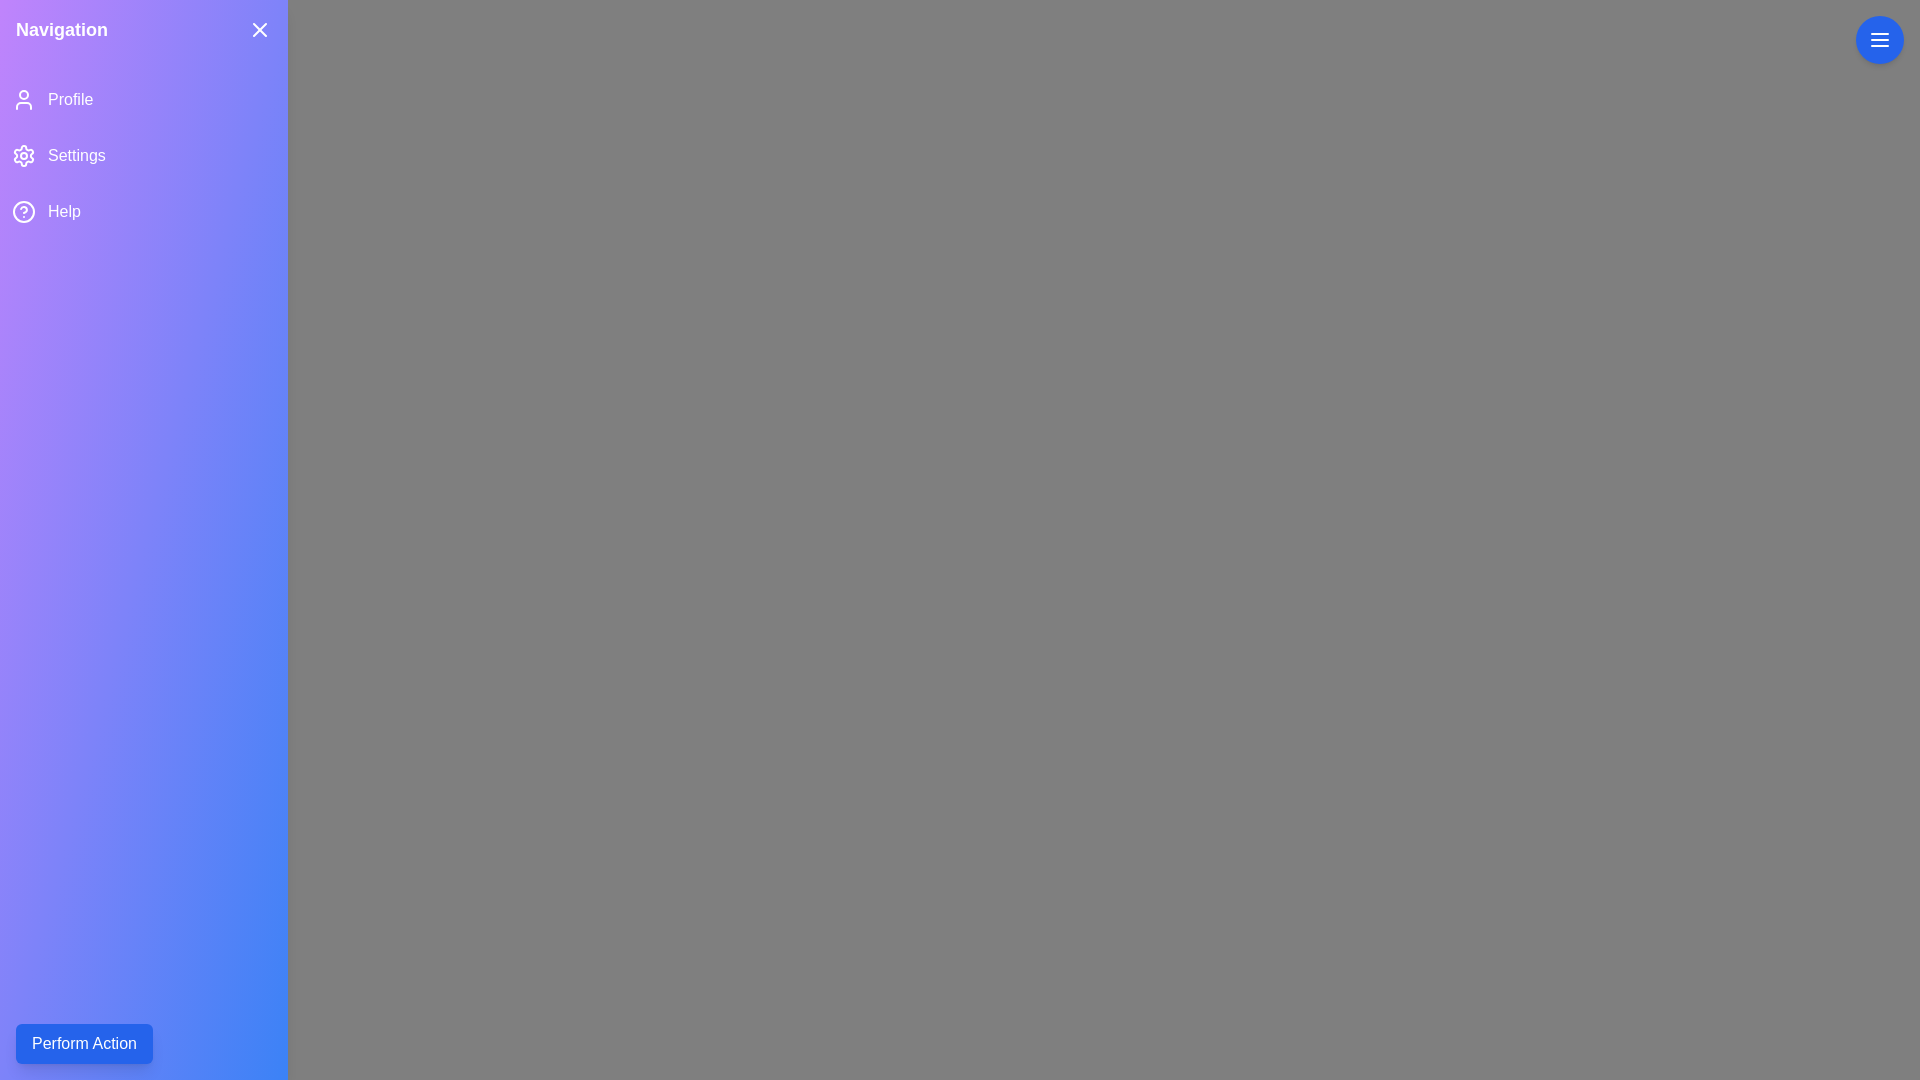  Describe the element at coordinates (258, 30) in the screenshot. I see `the close icon located at the top-right corner of the sidebar panel to hide or collapse the navigation menu` at that location.